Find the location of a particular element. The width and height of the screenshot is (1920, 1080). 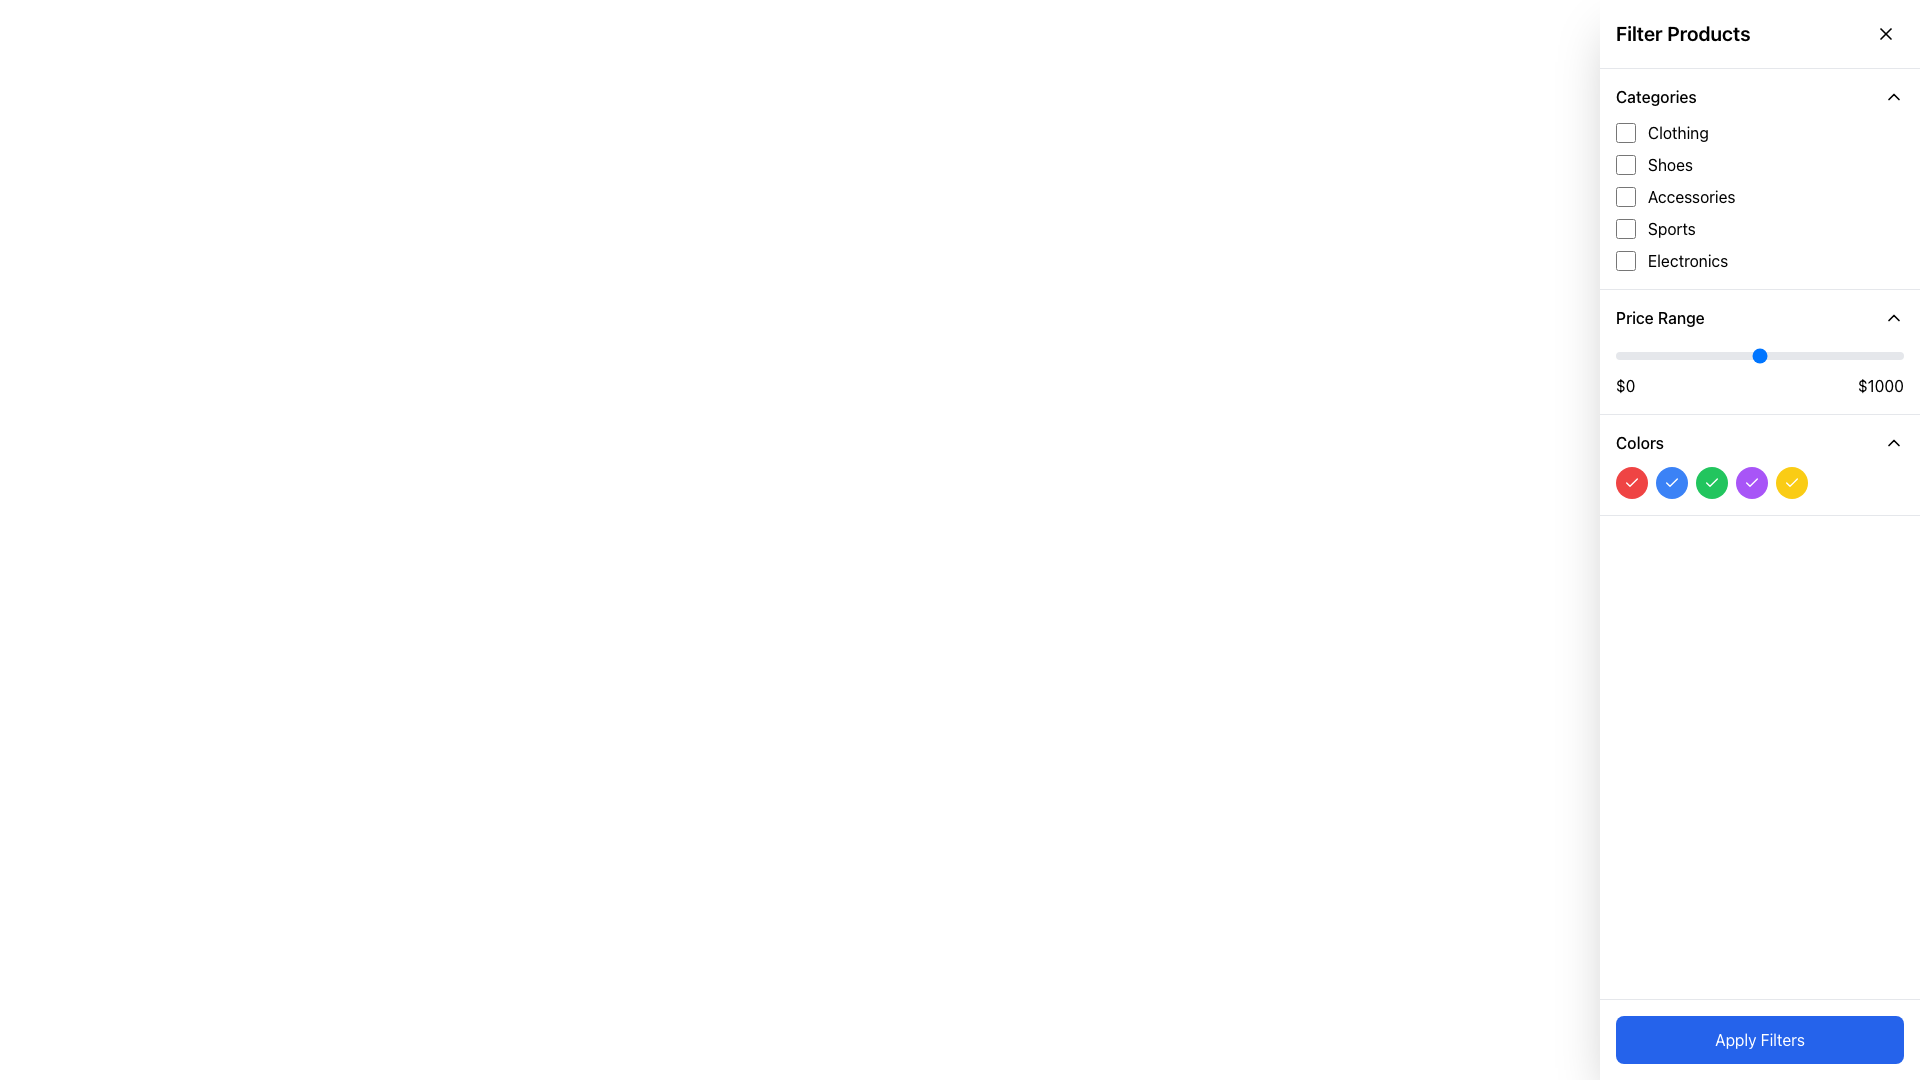

the small cross icon within the circular button at the top-right corner of the 'Filter Products' panel is located at coordinates (1885, 34).